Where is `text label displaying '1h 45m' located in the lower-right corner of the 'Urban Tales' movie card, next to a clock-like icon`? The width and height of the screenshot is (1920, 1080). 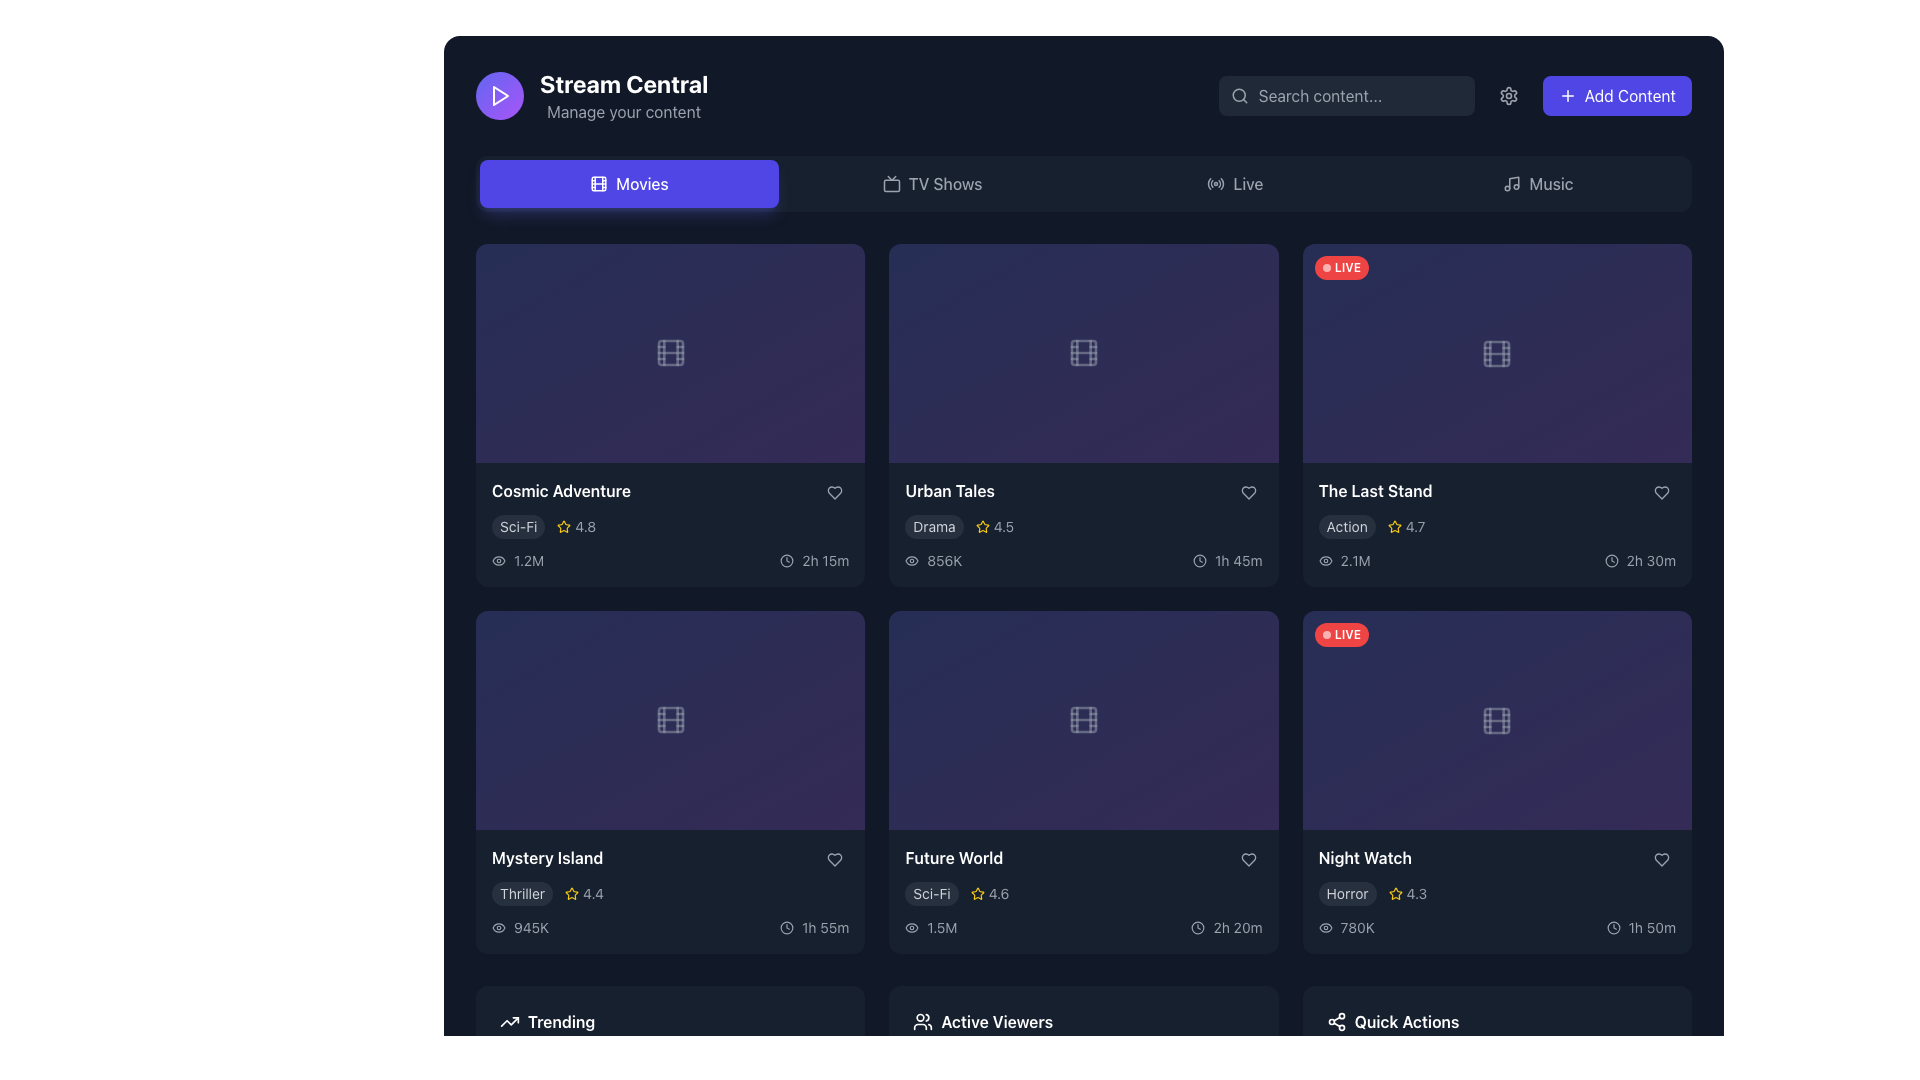
text label displaying '1h 45m' located in the lower-right corner of the 'Urban Tales' movie card, next to a clock-like icon is located at coordinates (1237, 560).